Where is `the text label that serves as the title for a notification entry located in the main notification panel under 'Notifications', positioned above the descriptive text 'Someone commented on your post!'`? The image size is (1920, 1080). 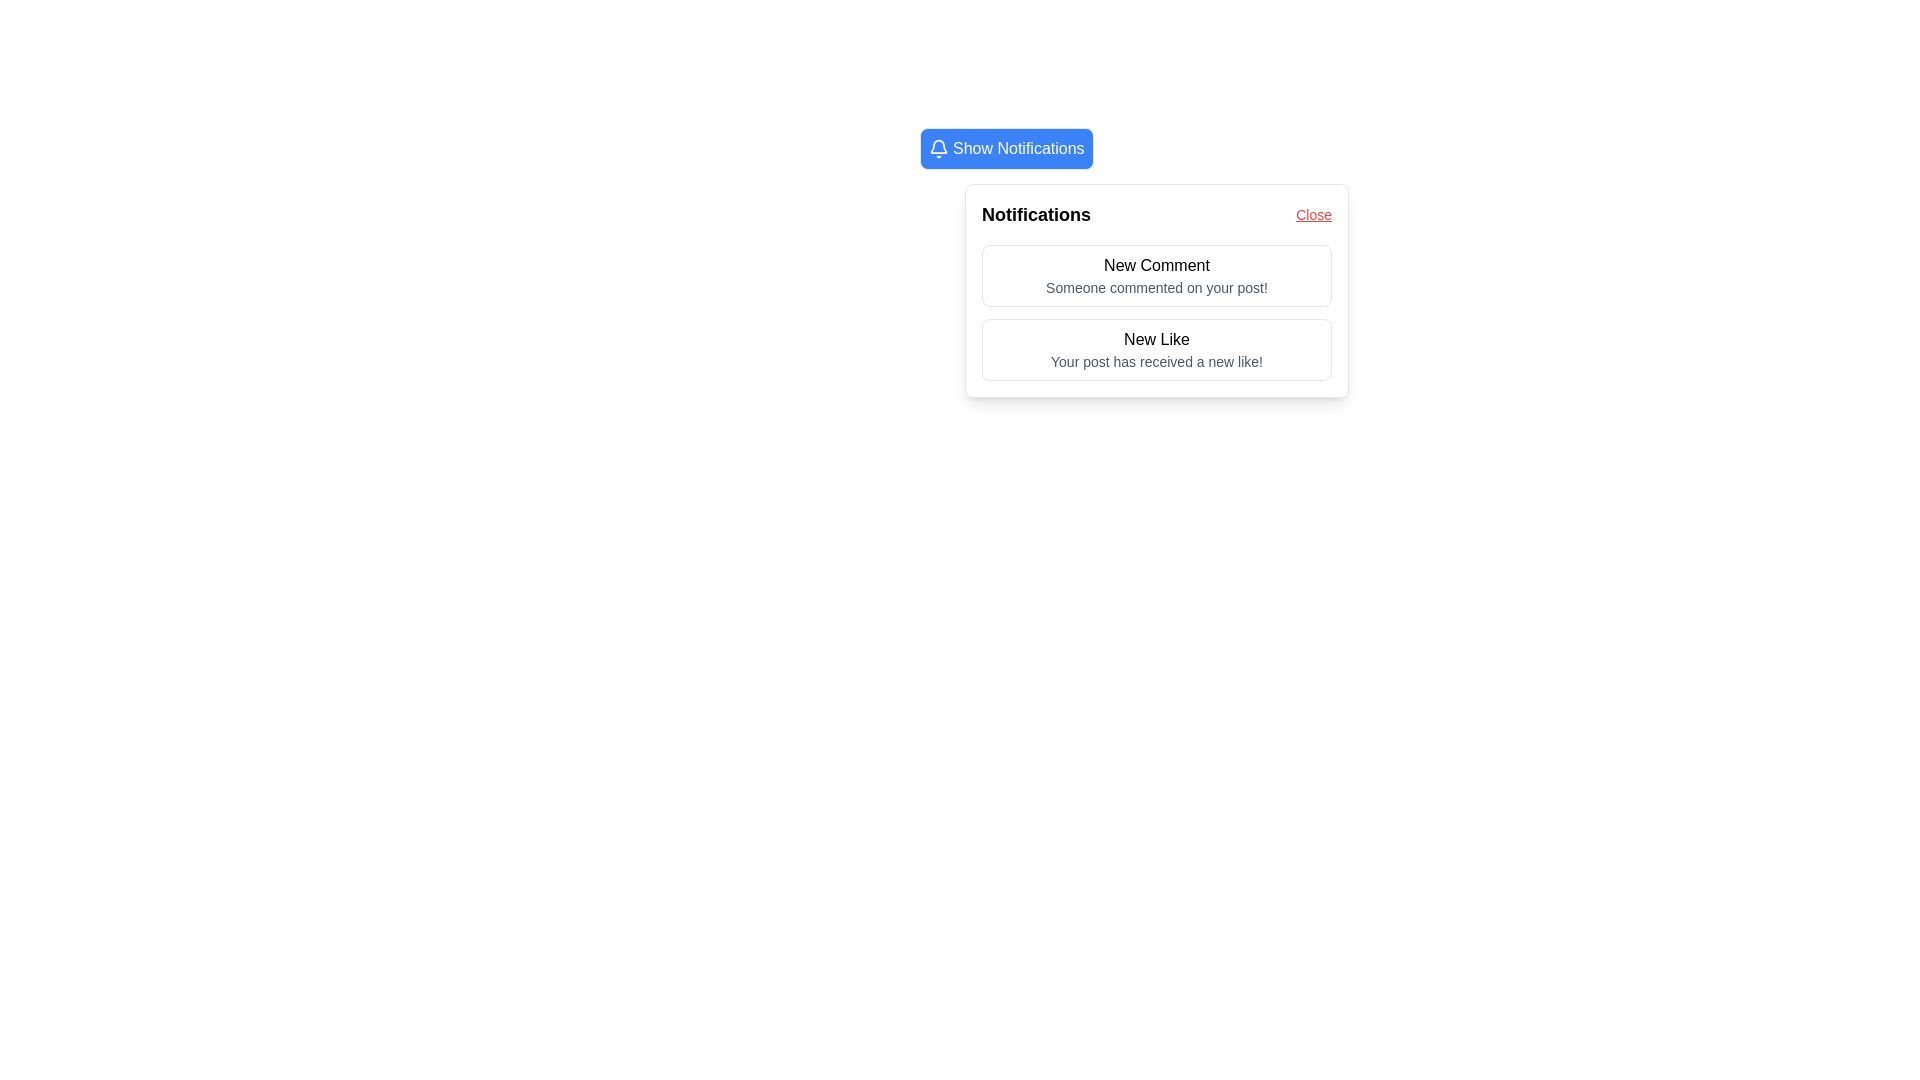 the text label that serves as the title for a notification entry located in the main notification panel under 'Notifications', positioned above the descriptive text 'Someone commented on your post!' is located at coordinates (1156, 265).